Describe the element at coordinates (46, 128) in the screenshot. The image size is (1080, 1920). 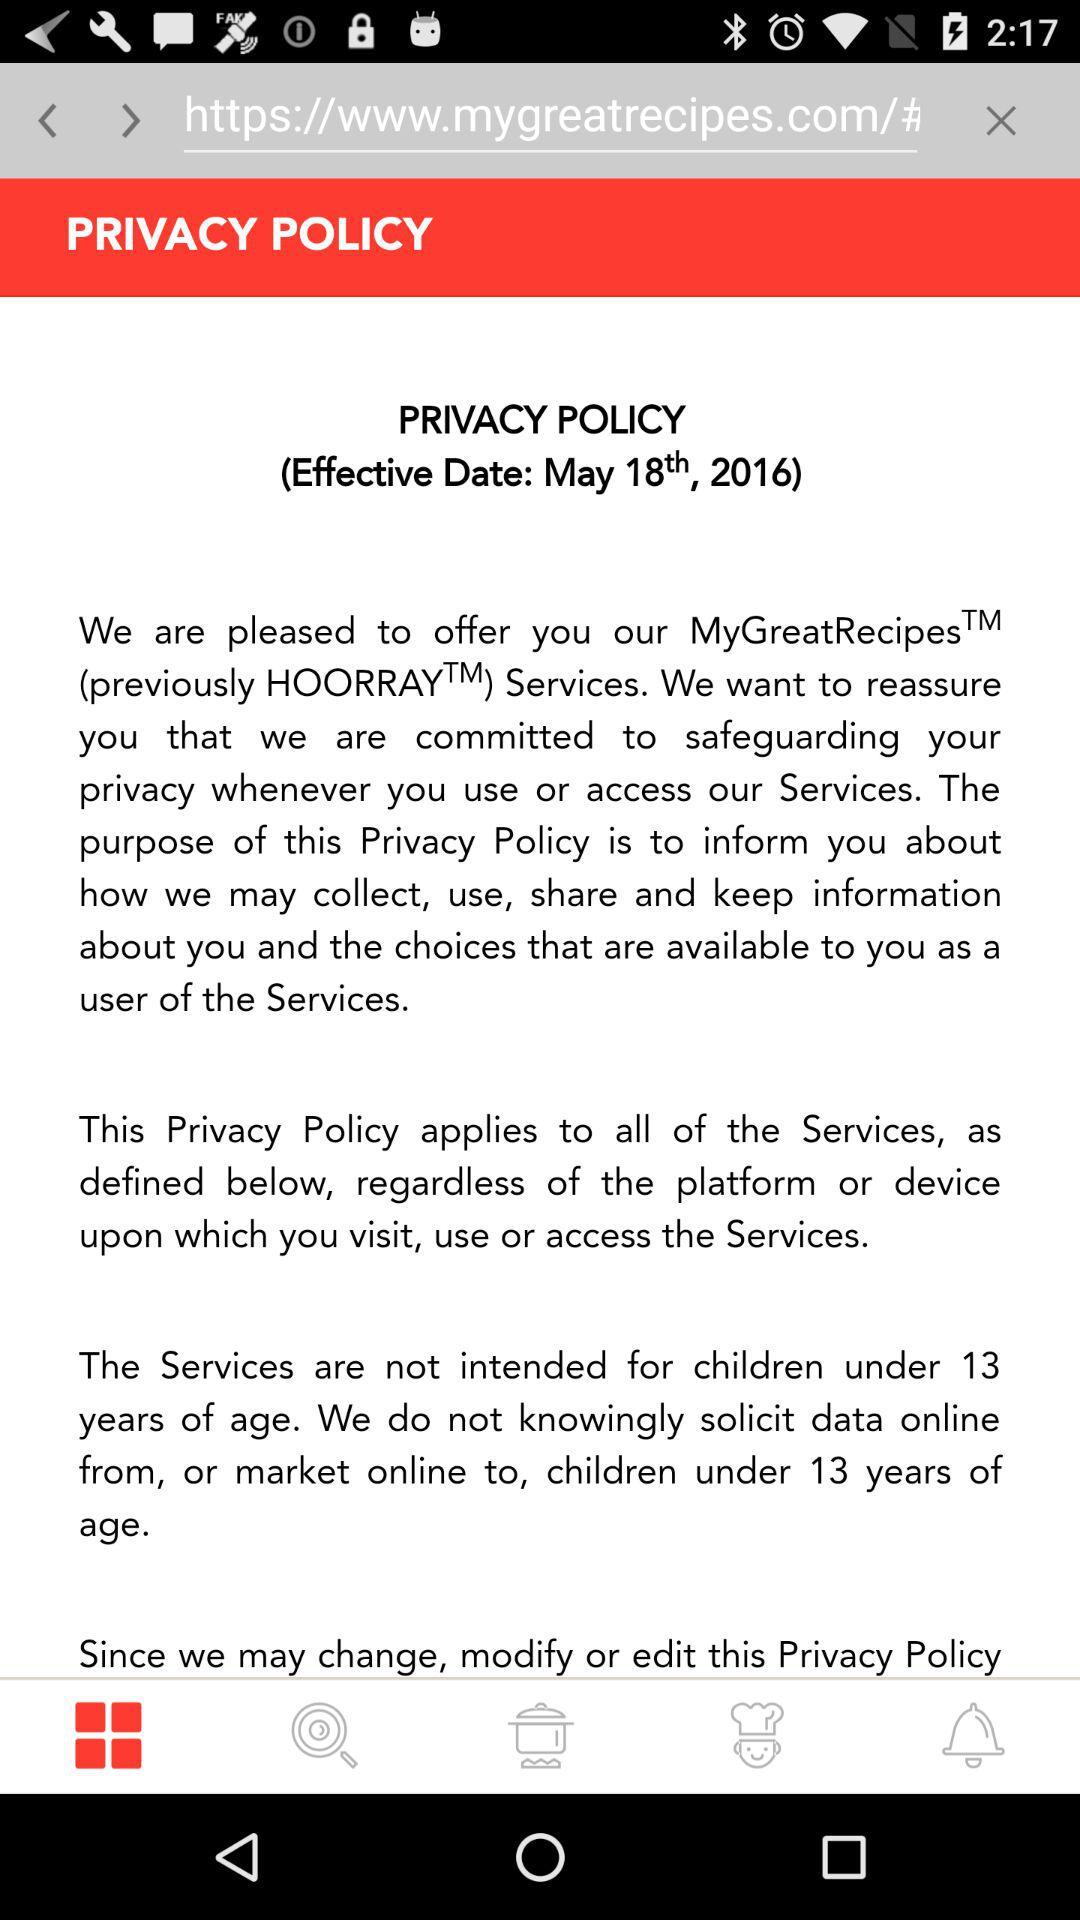
I see `the arrow_backward icon` at that location.